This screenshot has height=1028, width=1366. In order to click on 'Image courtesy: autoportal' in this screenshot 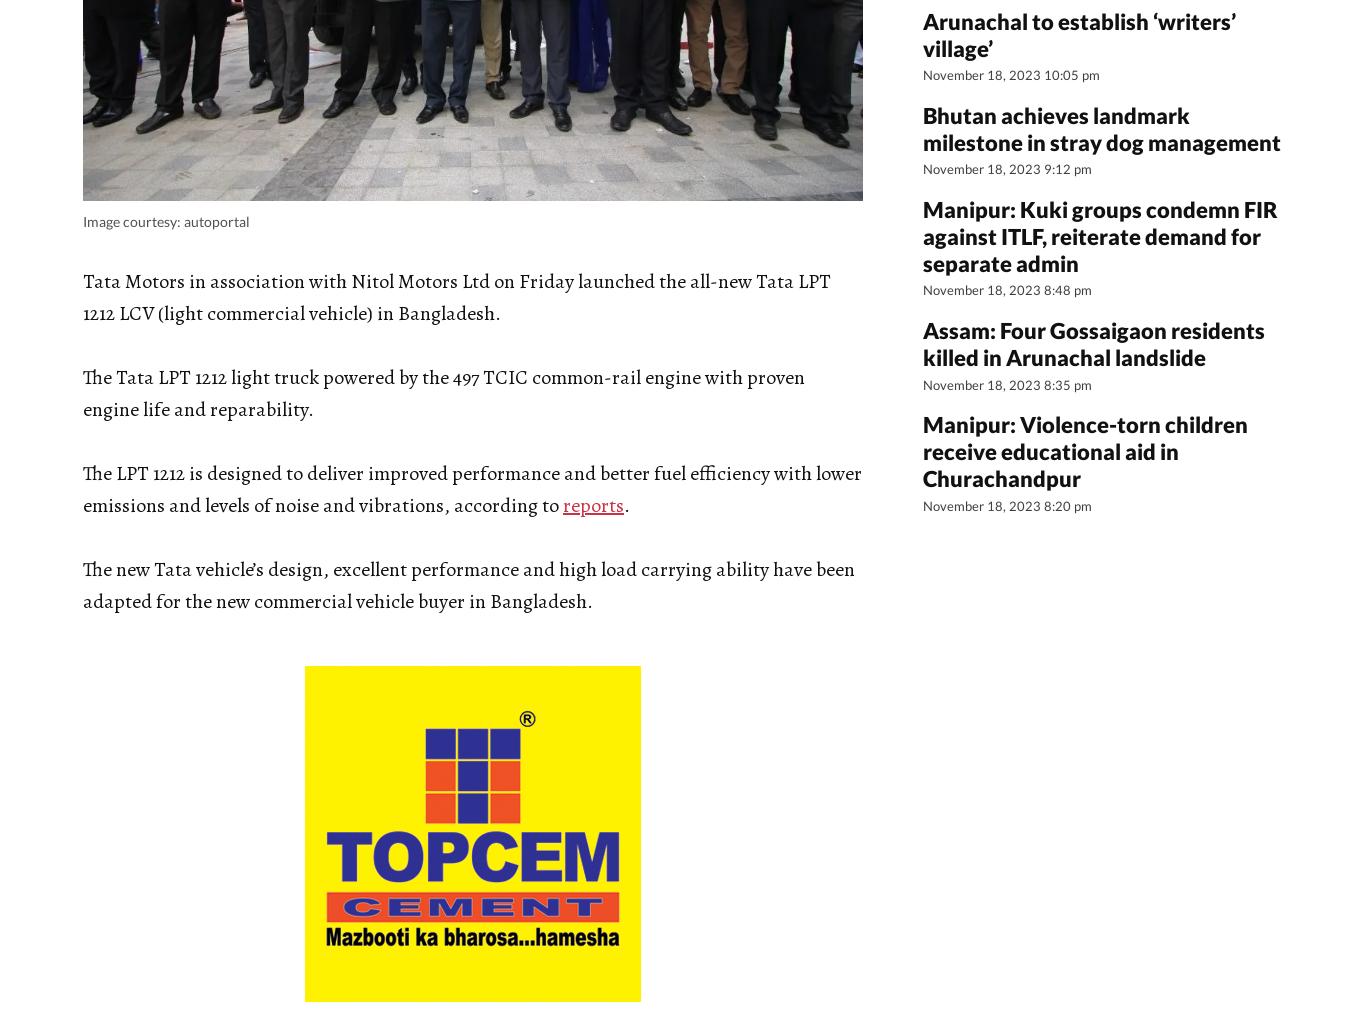, I will do `click(165, 220)`.